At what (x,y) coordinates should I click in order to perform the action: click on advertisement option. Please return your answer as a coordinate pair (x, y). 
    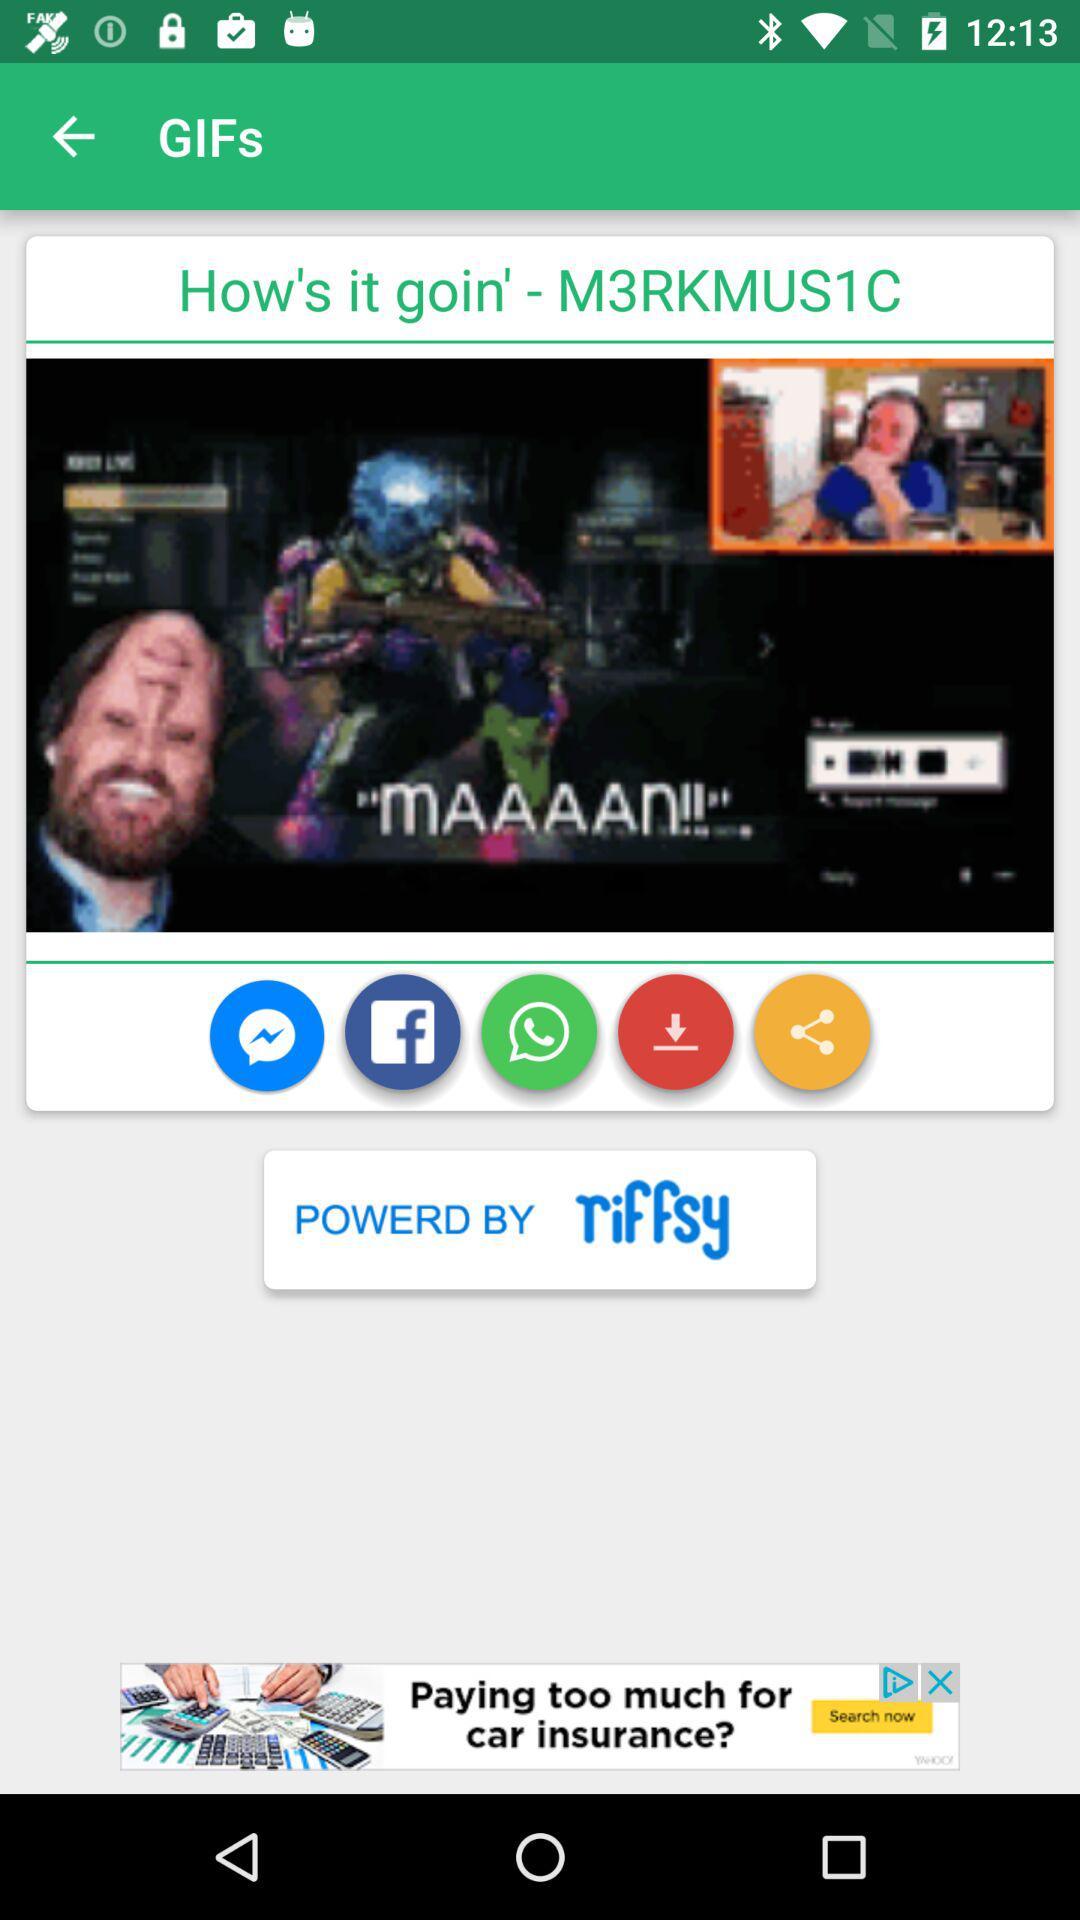
    Looking at the image, I should click on (540, 1727).